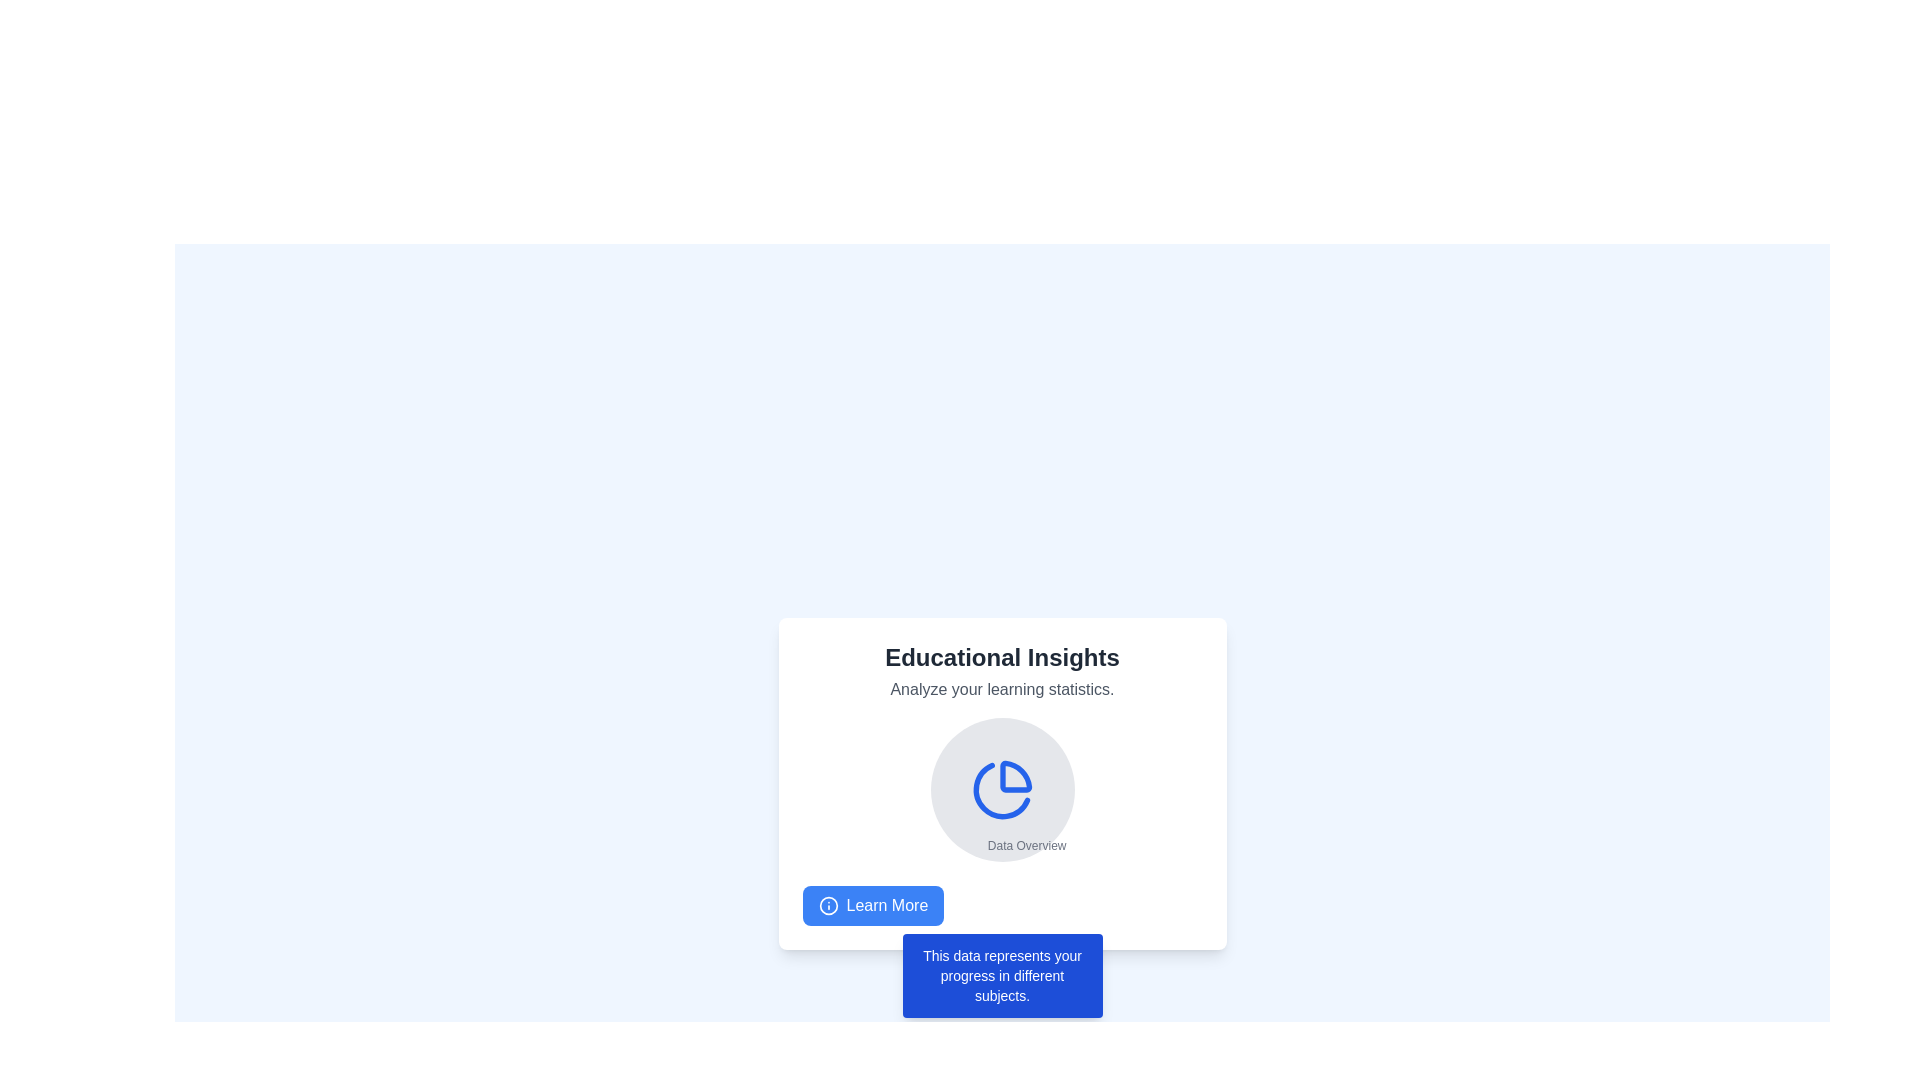 The height and width of the screenshot is (1080, 1920). What do you see at coordinates (873, 906) in the screenshot?
I see `the 'Learn More' button with a blue background and an 'info' icon` at bounding box center [873, 906].